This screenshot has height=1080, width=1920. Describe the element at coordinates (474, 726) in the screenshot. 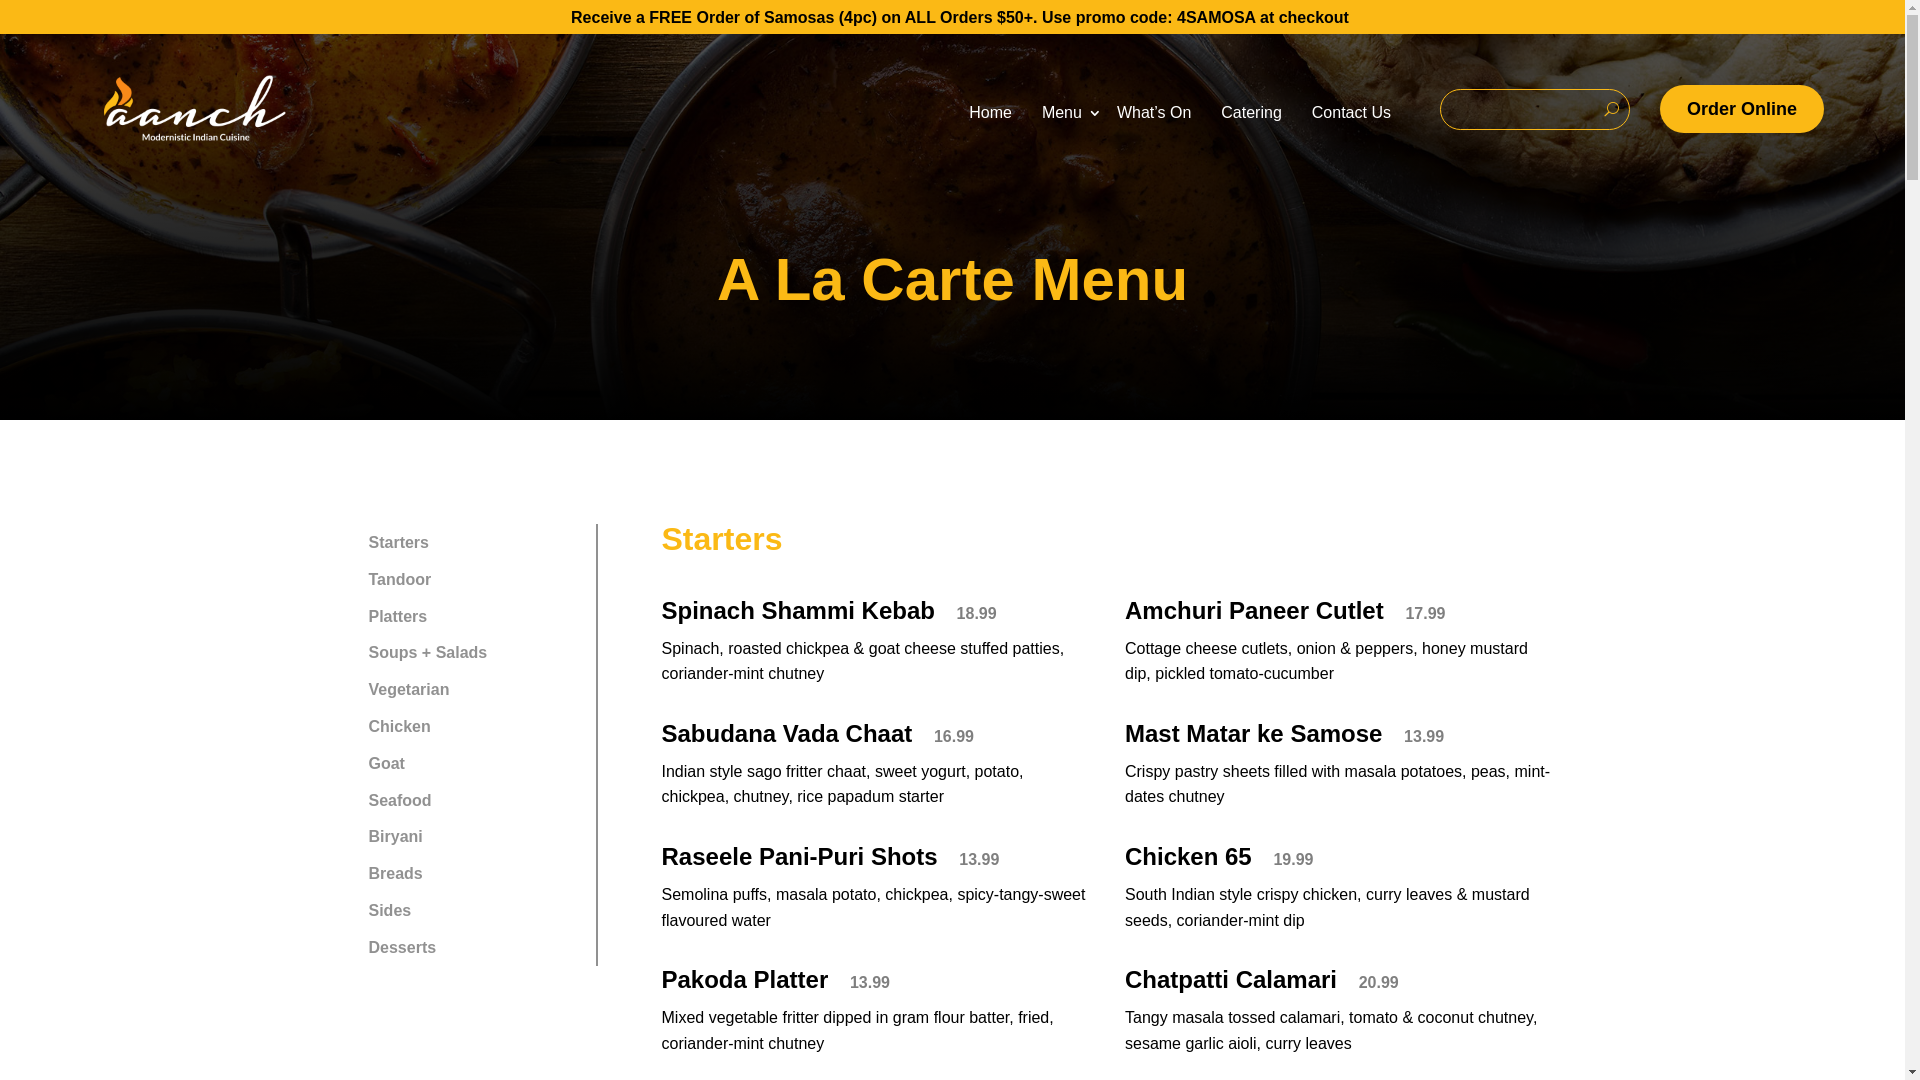

I see `'Chicken'` at that location.